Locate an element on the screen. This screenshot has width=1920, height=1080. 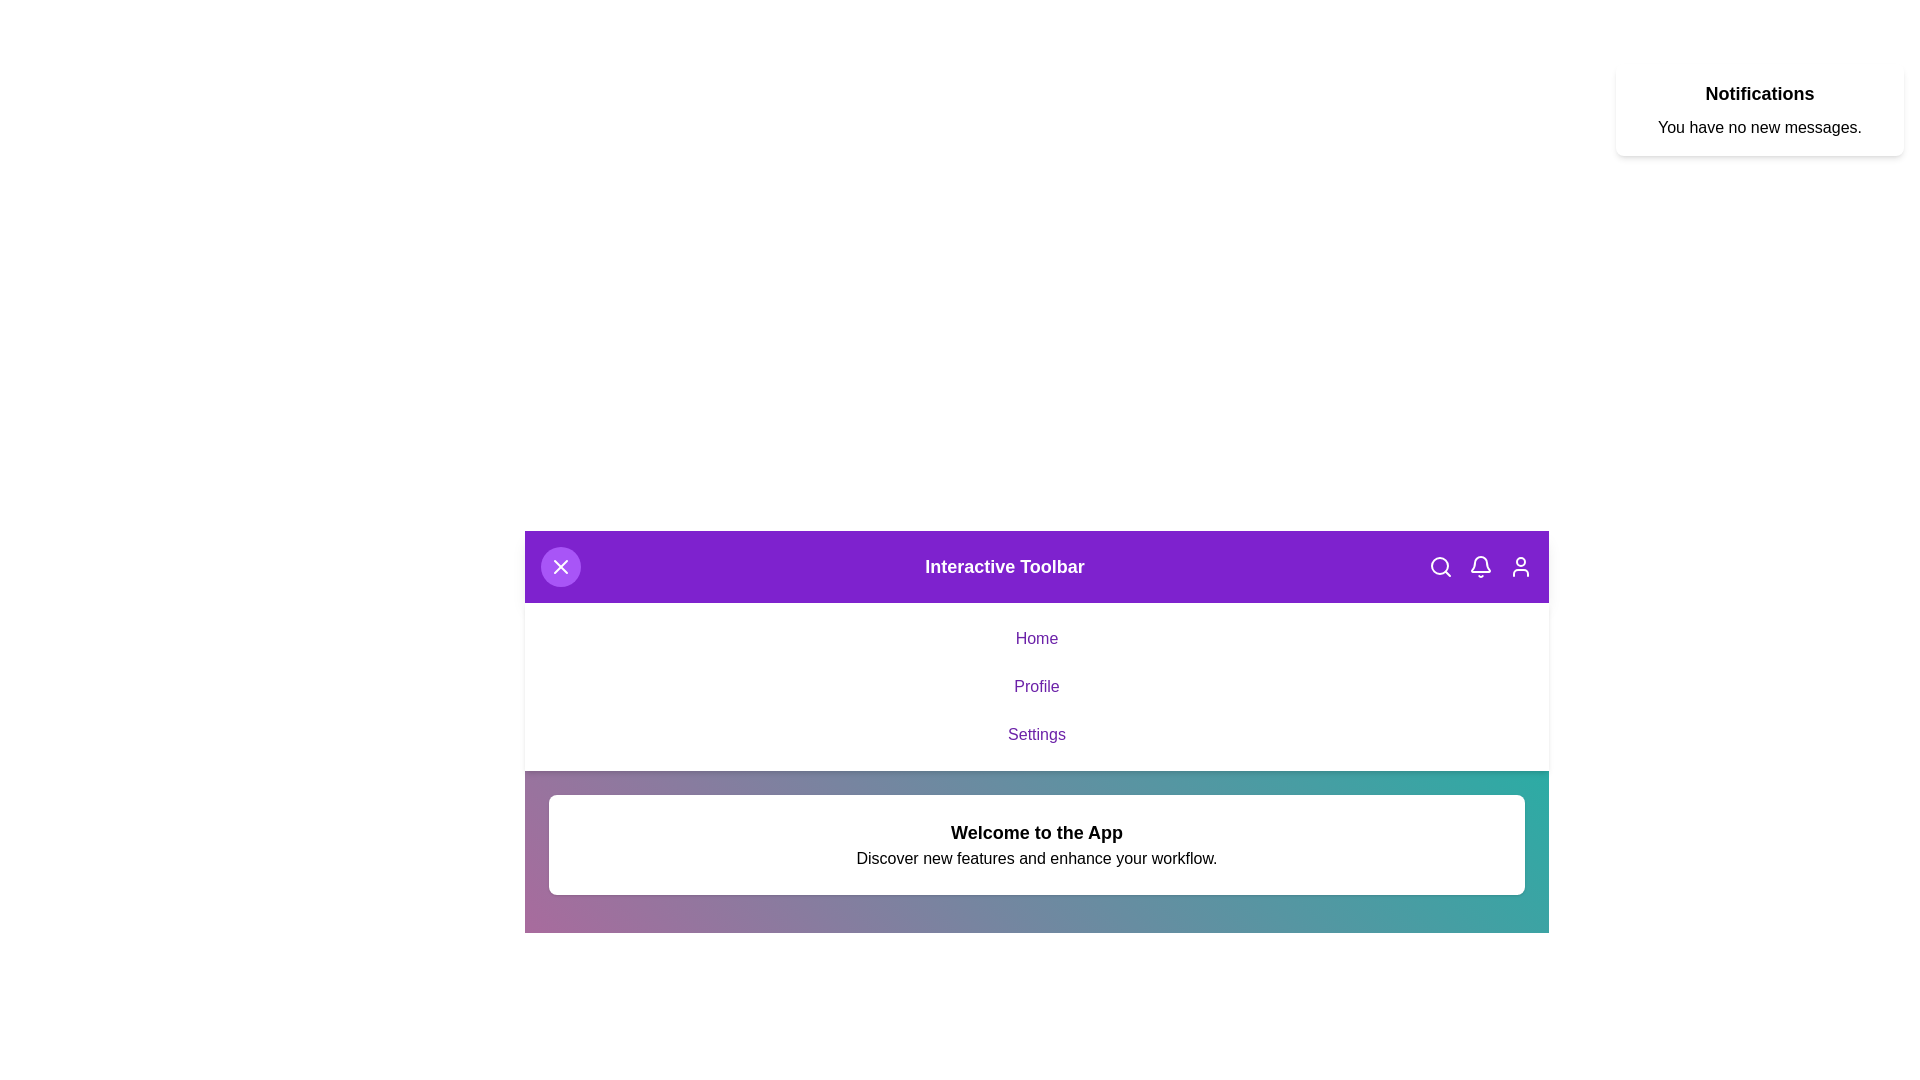
the 'Settings' link in the navigation menu is located at coordinates (1036, 735).